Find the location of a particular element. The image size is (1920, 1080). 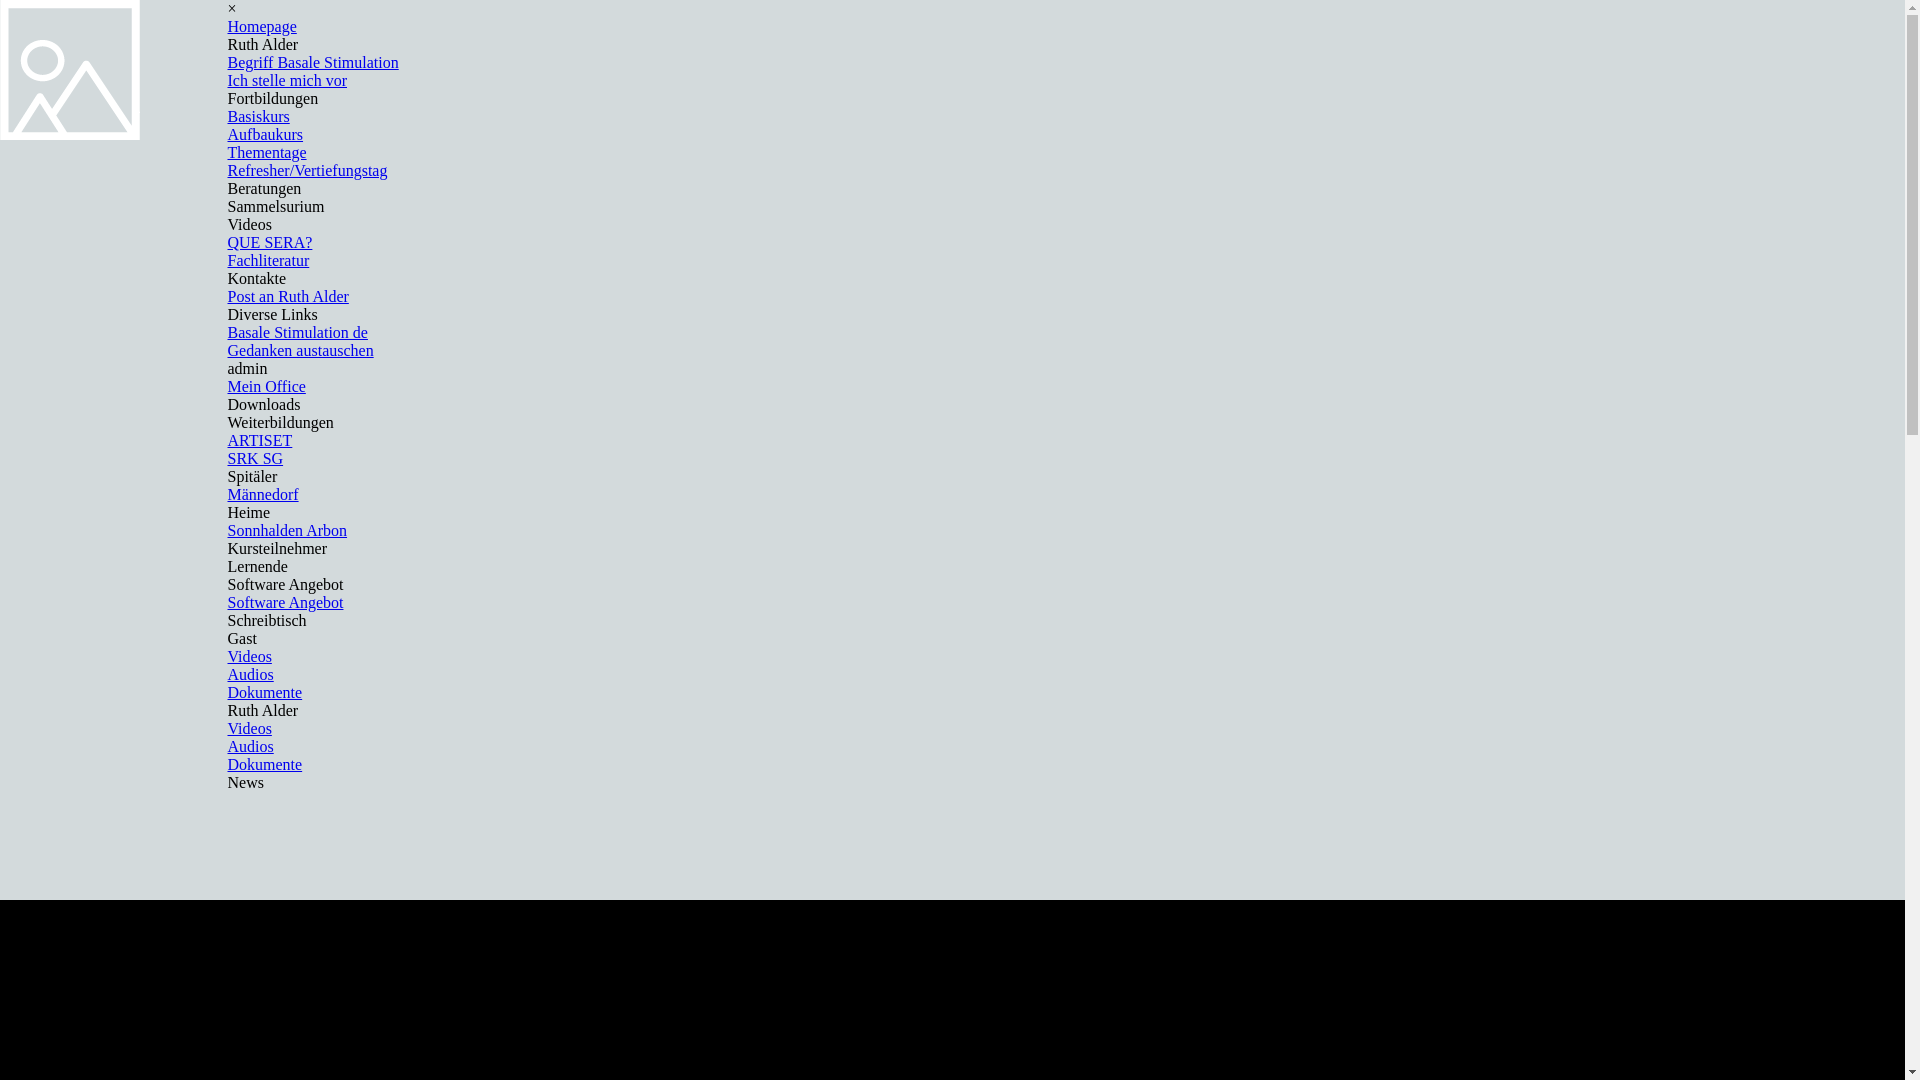

'Audios' is located at coordinates (227, 746).